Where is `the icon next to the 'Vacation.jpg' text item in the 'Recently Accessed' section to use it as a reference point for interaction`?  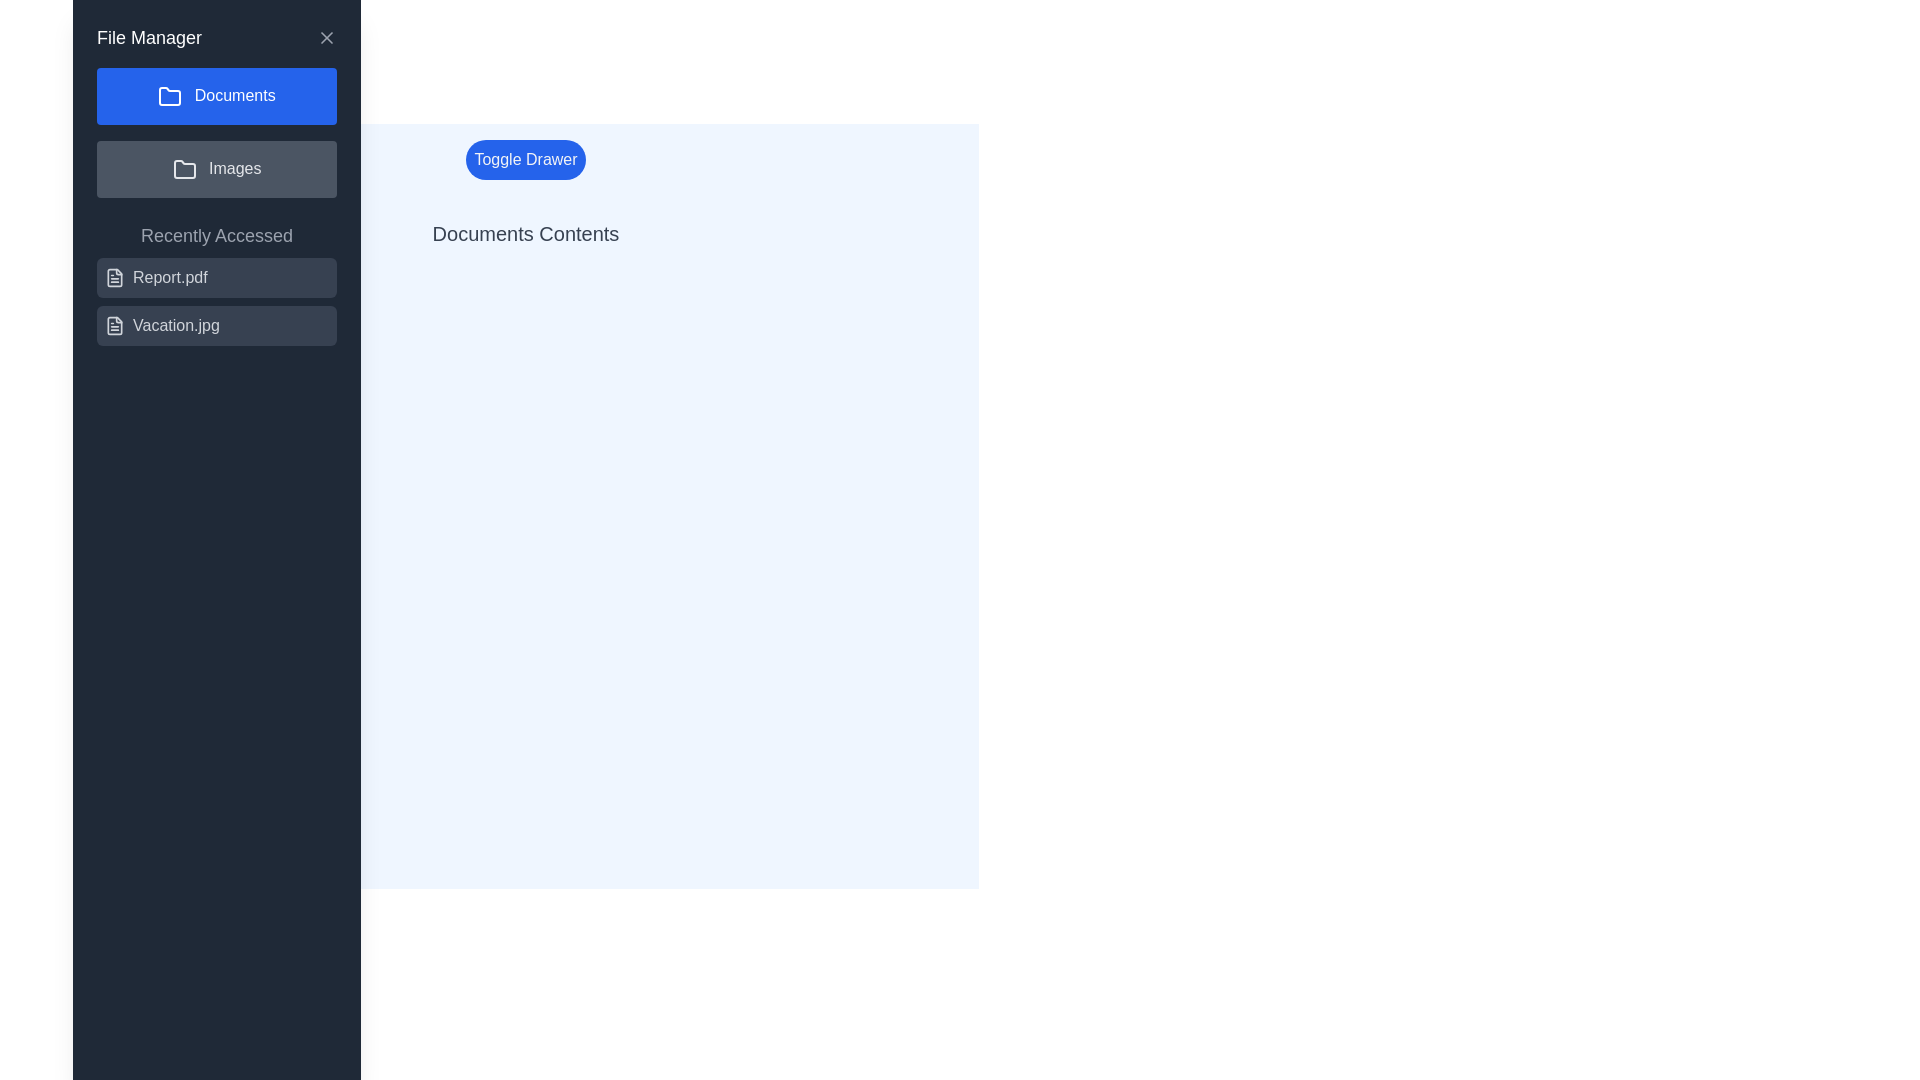
the icon next to the 'Vacation.jpg' text item in the 'Recently Accessed' section to use it as a reference point for interaction is located at coordinates (114, 323).